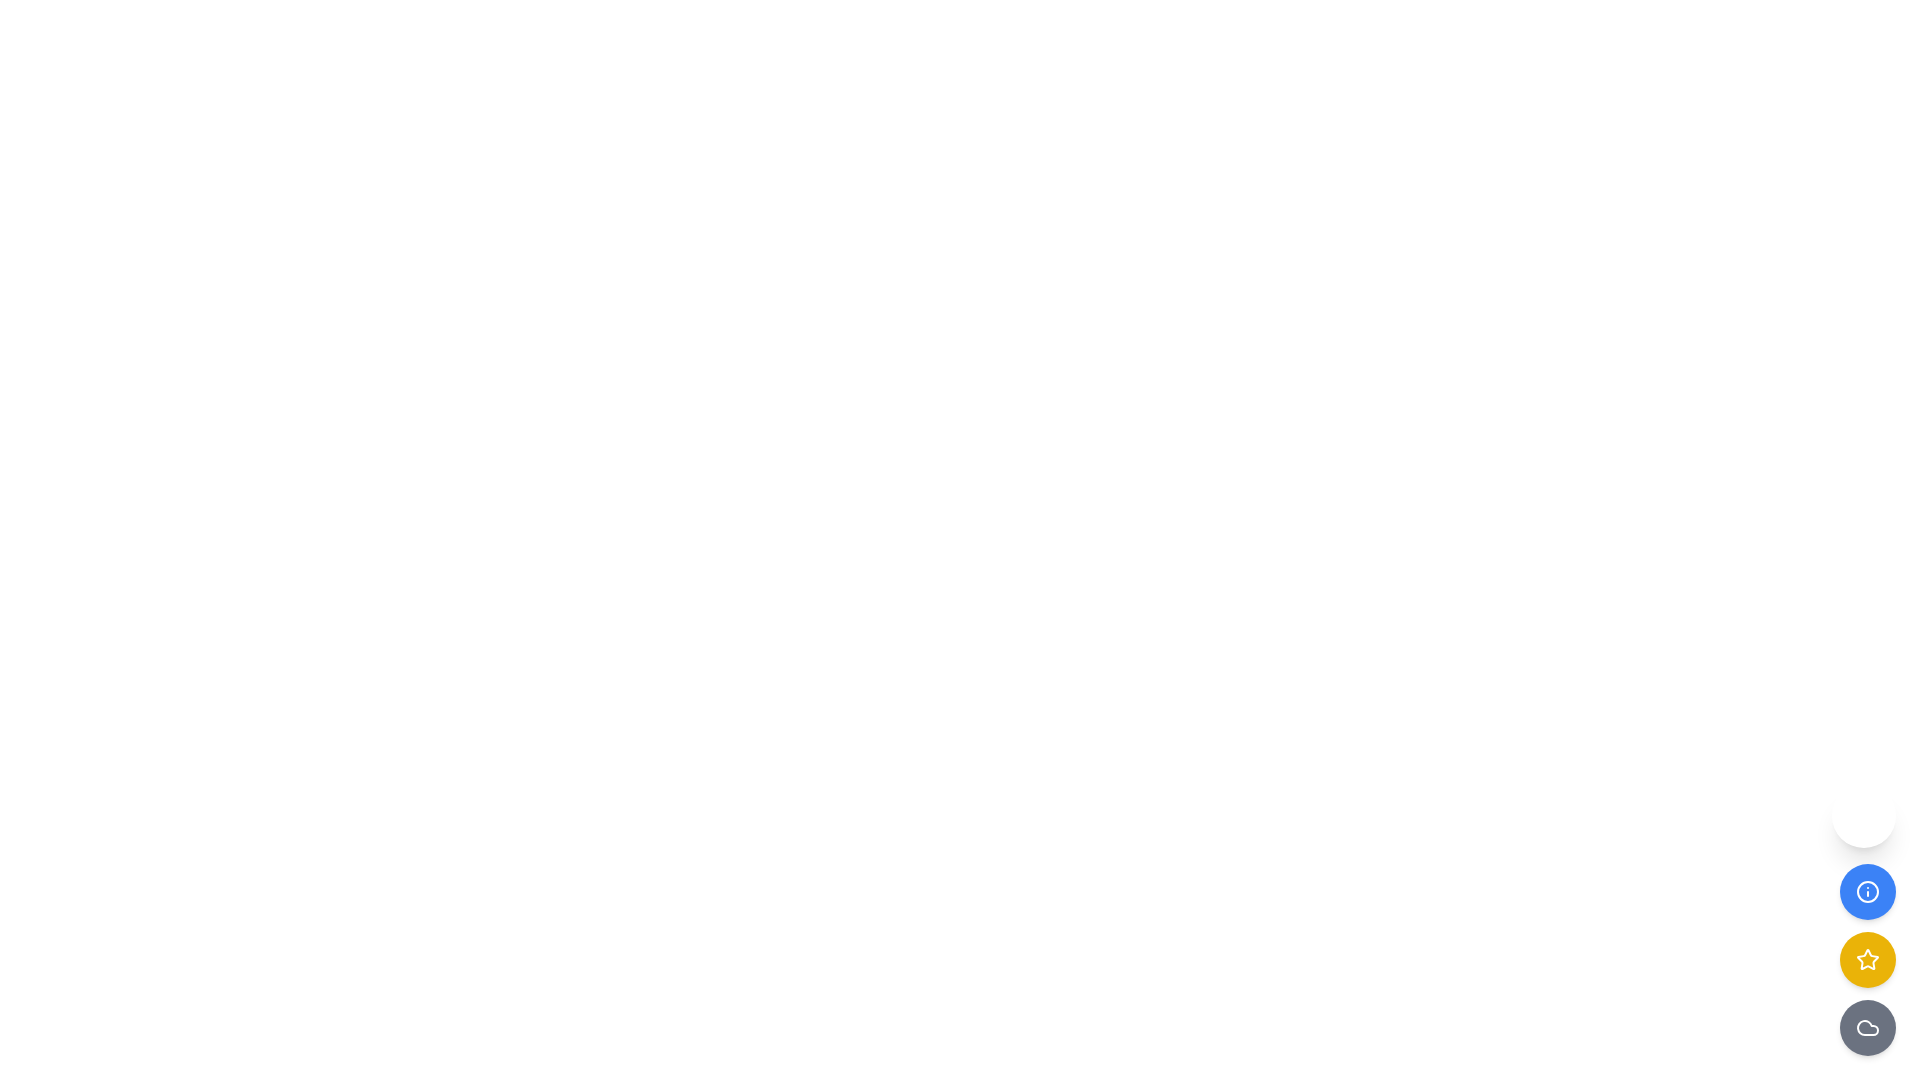 The height and width of the screenshot is (1080, 1920). What do you see at coordinates (1866, 959) in the screenshot?
I see `the third interactive button in the vertical column, which is positioned below the blue button with an information icon and above the gray button with a cloud icon` at bounding box center [1866, 959].